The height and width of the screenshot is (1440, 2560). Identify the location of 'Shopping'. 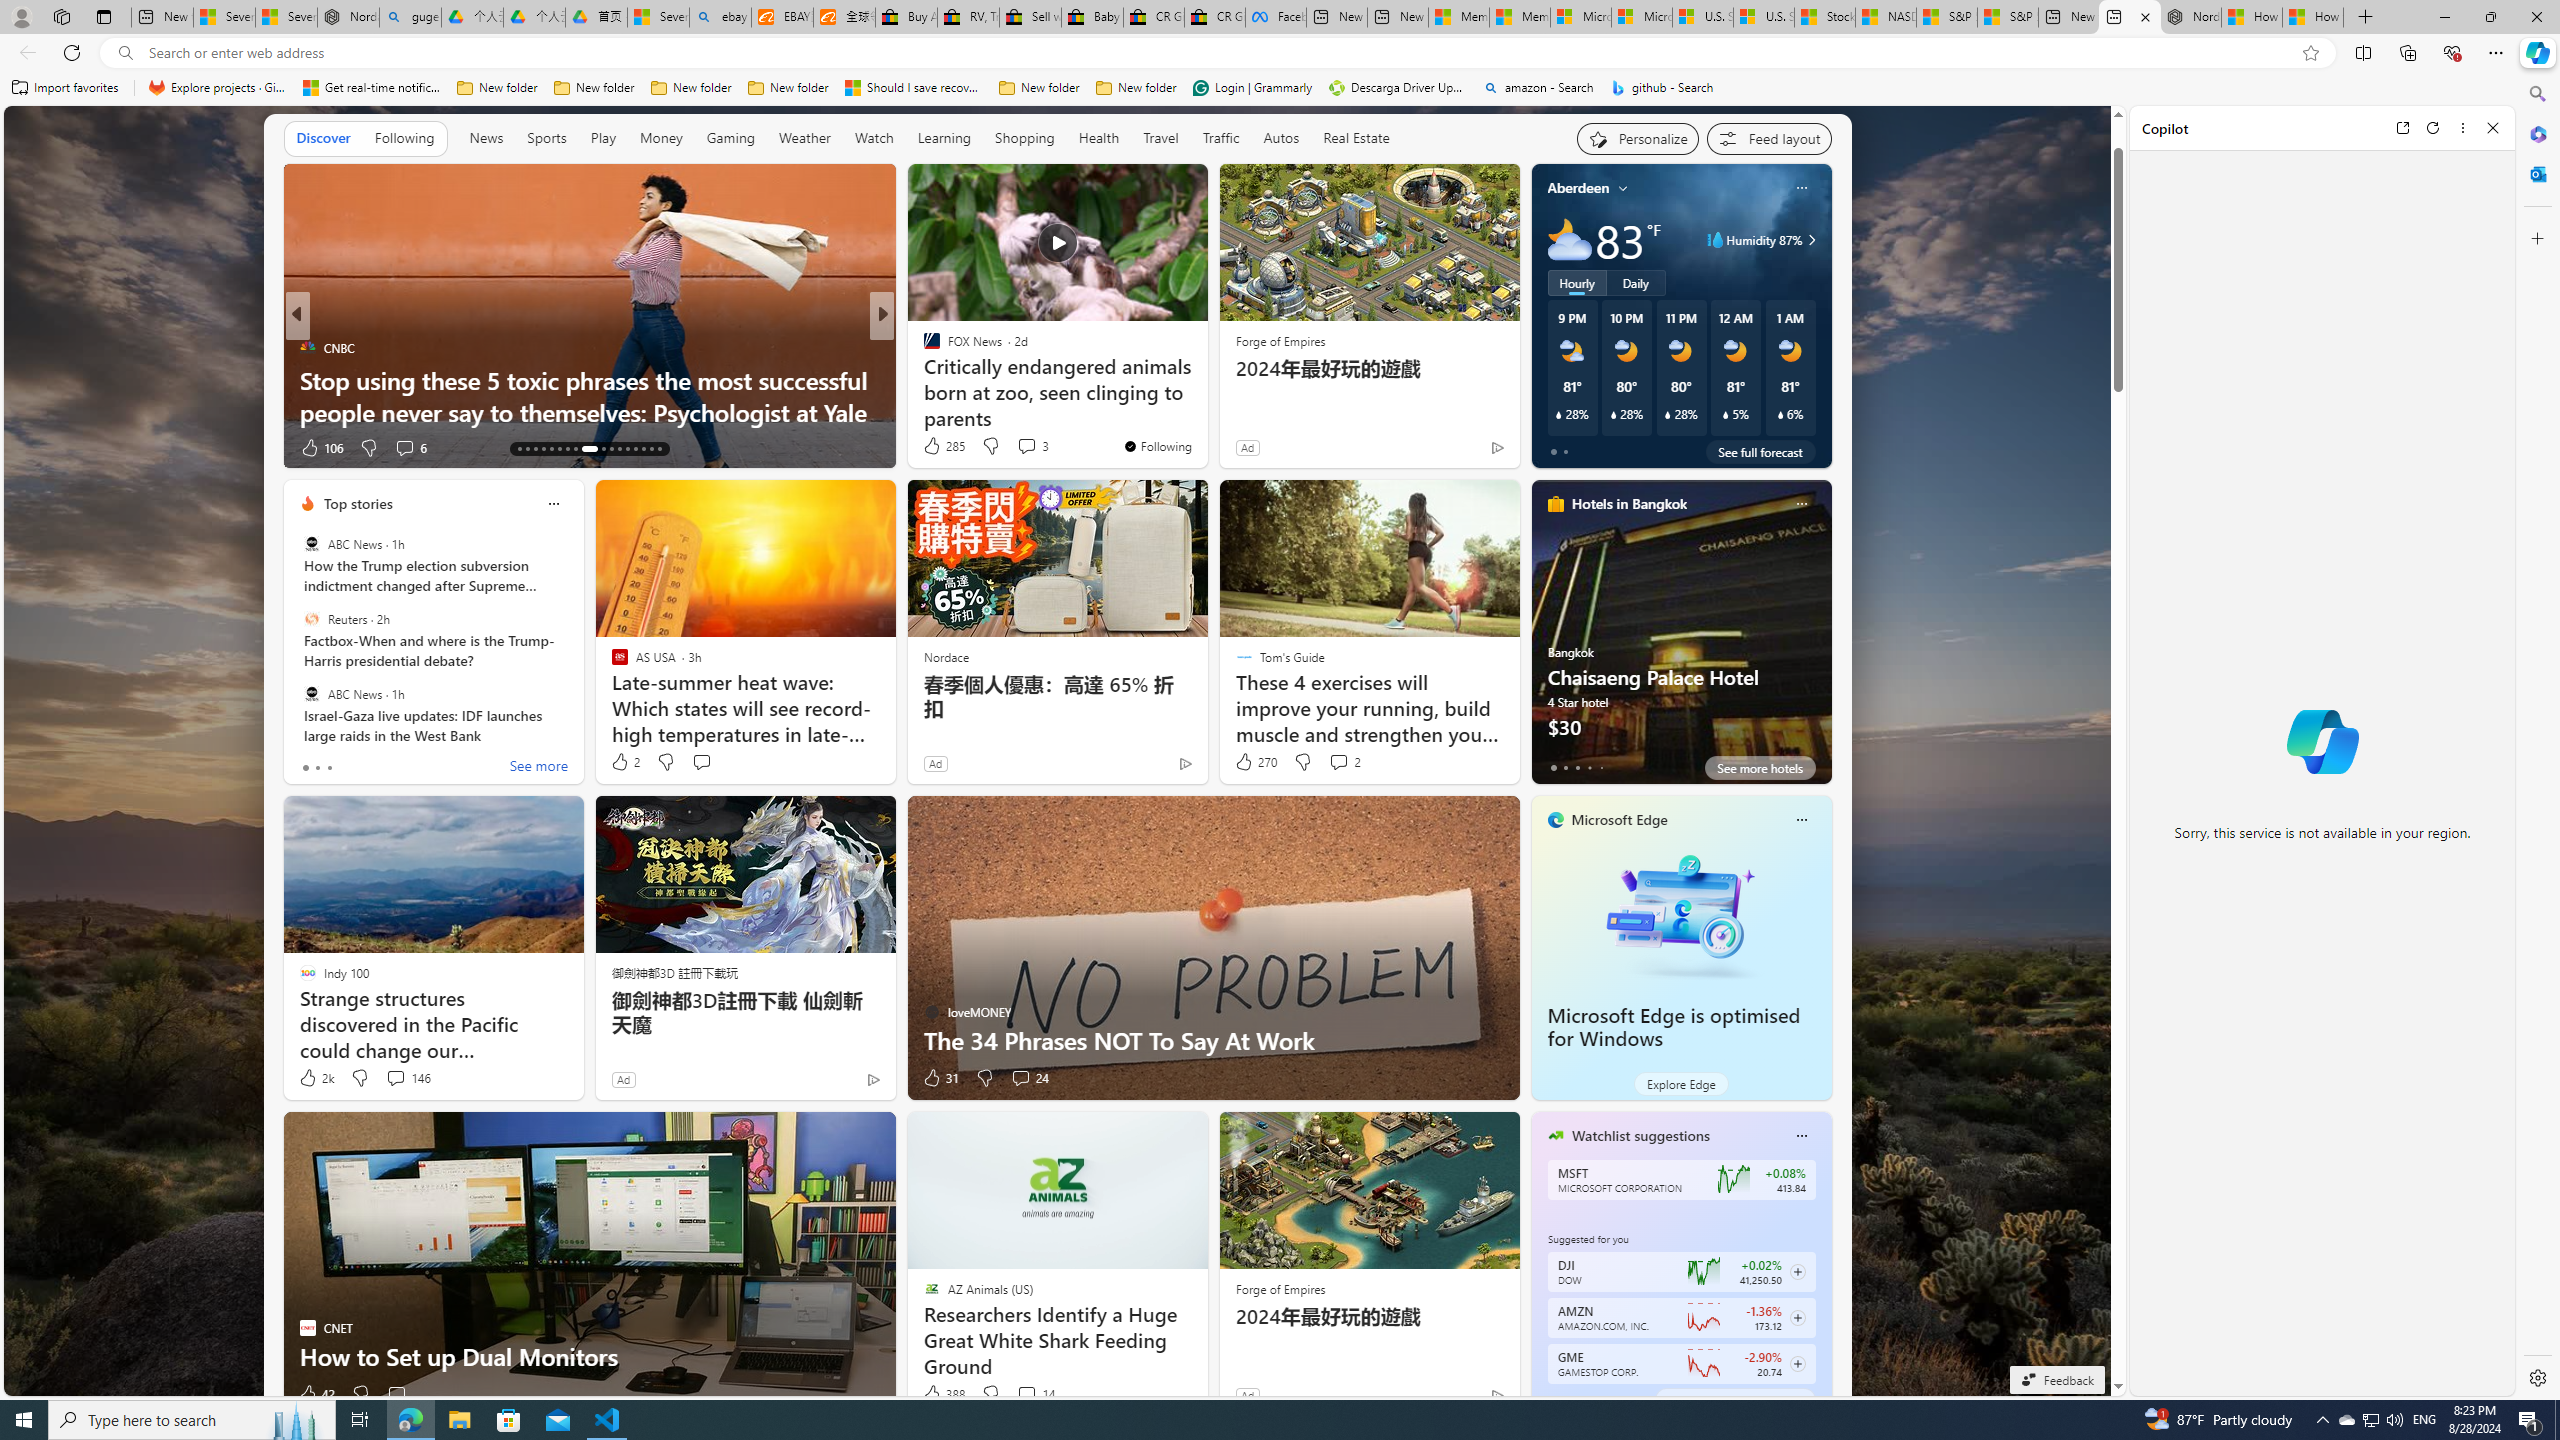
(1024, 137).